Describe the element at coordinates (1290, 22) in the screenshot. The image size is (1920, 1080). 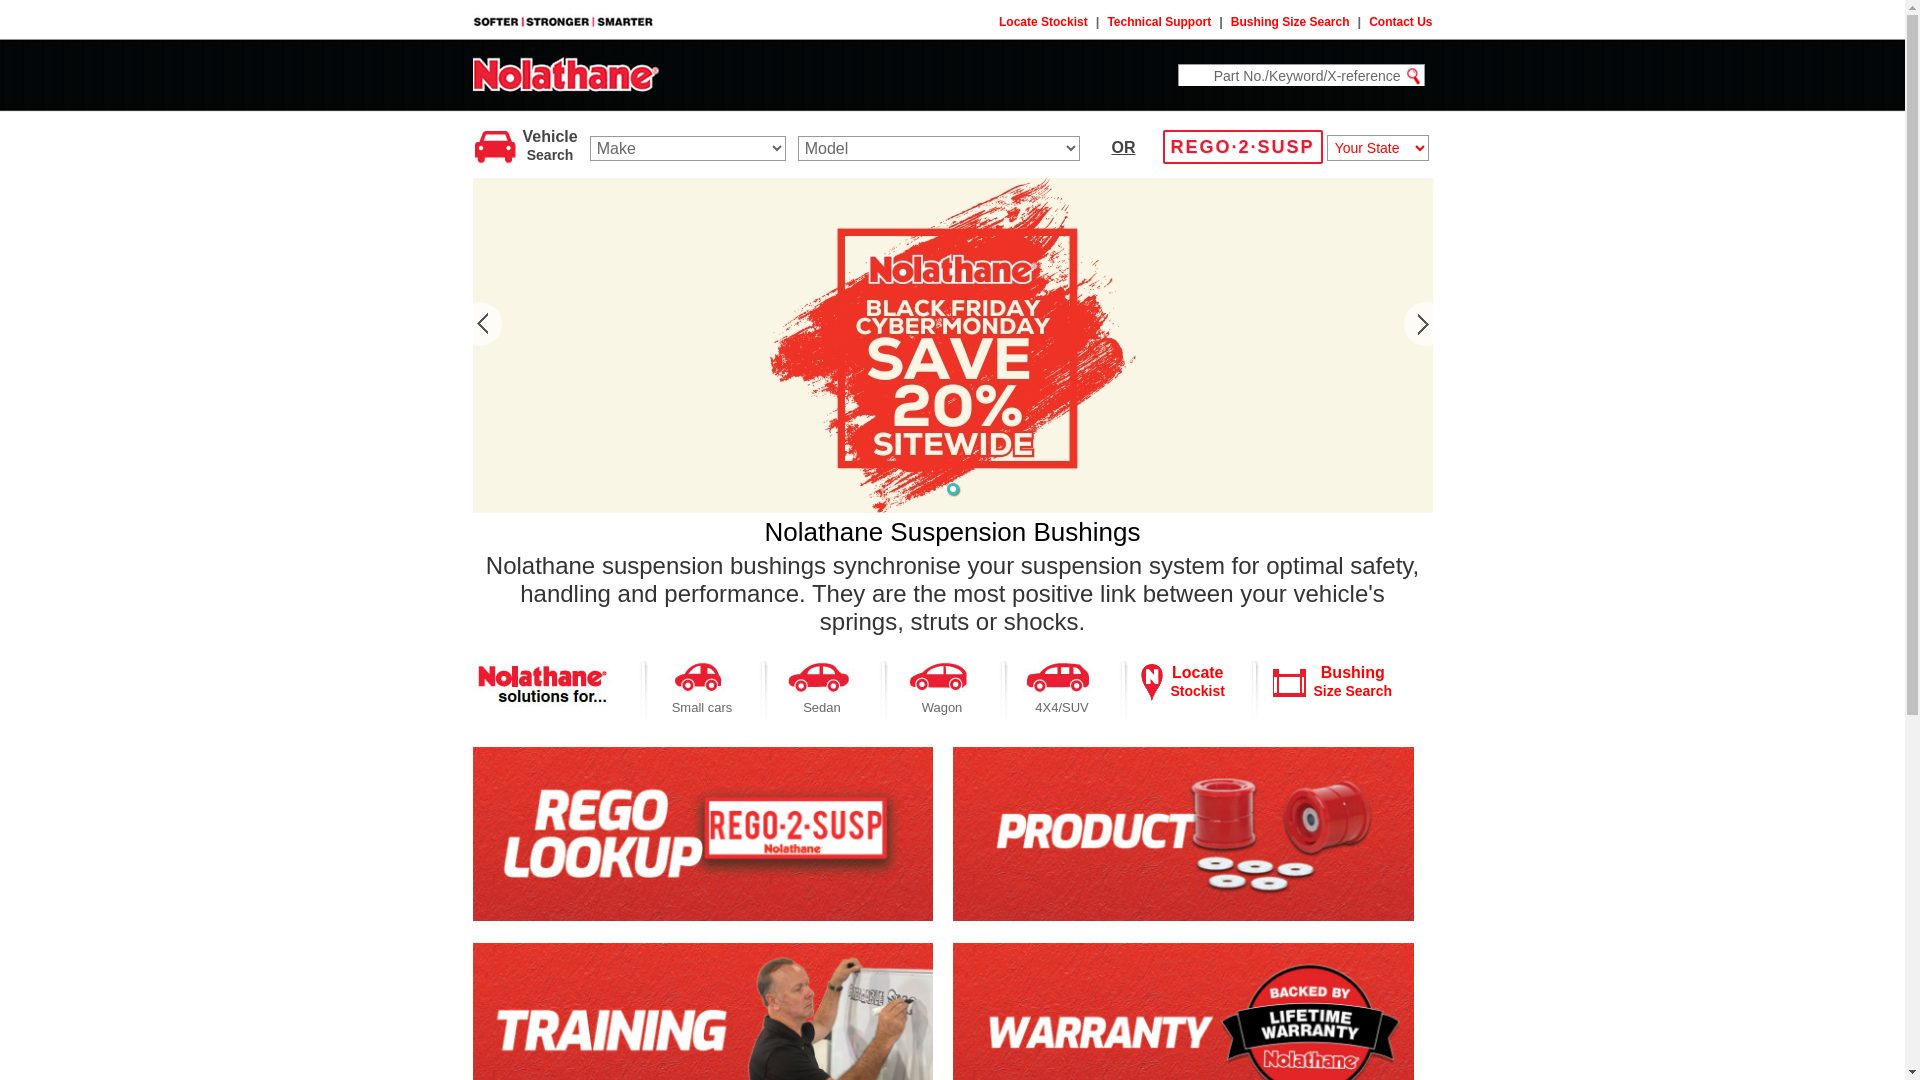
I see `'Bushing Size Search'` at that location.